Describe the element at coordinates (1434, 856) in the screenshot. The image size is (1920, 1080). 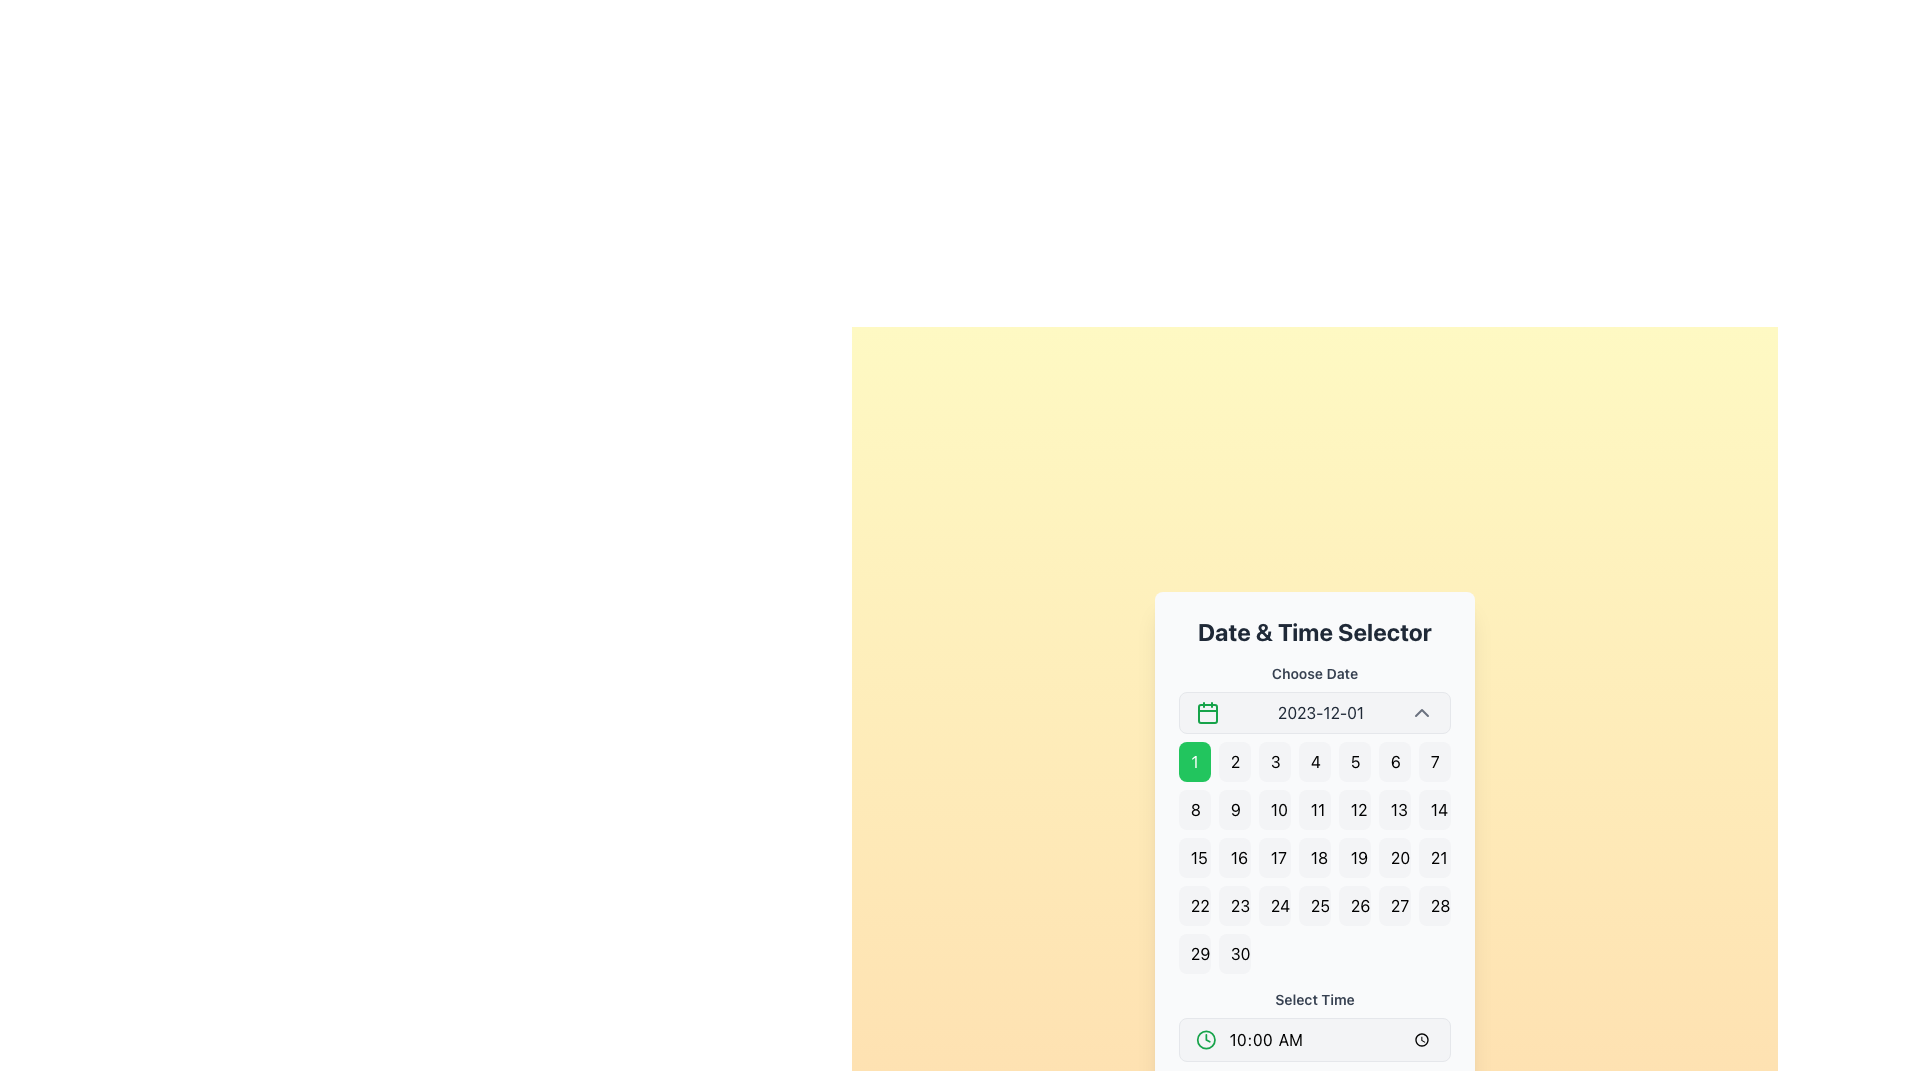
I see `the button representing the date '21st' in the date picker widget` at that location.